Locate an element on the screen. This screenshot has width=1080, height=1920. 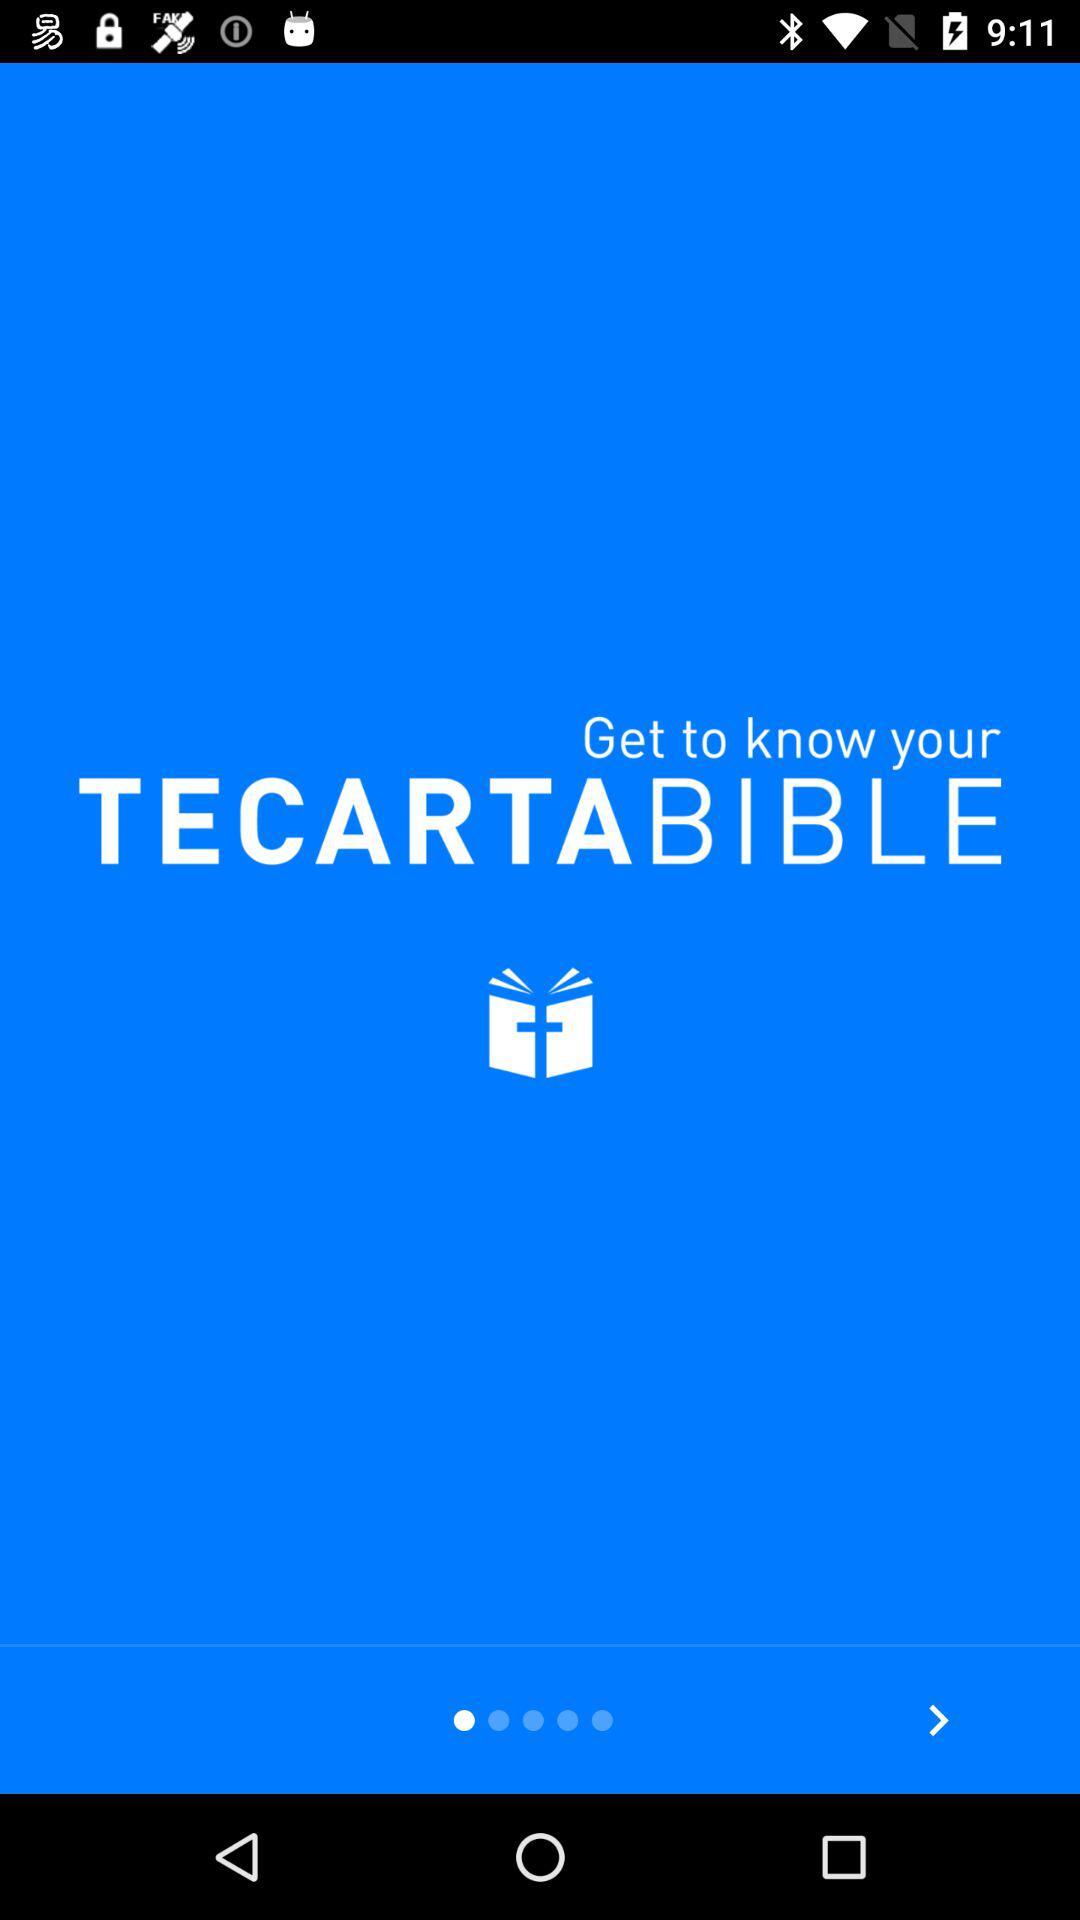
next page is located at coordinates (938, 1719).